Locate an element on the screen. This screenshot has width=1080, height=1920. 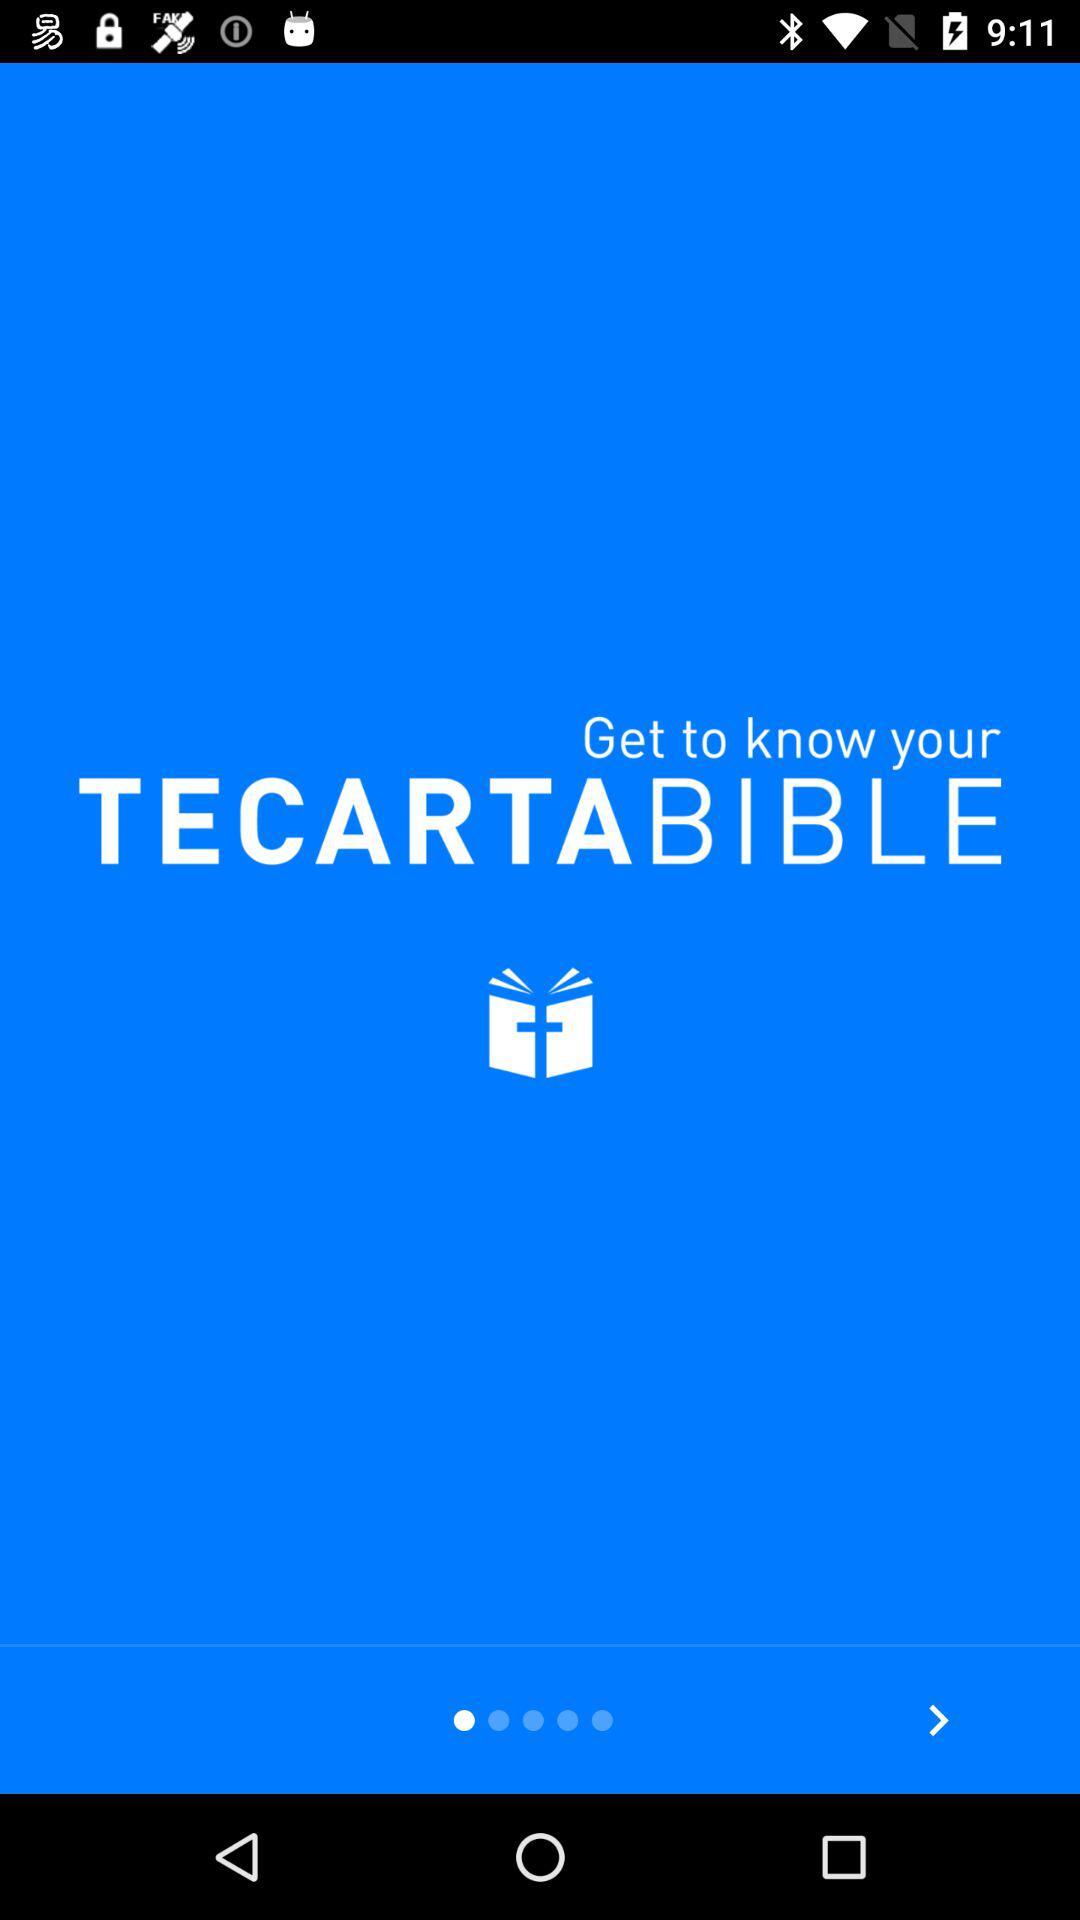
next page is located at coordinates (938, 1719).